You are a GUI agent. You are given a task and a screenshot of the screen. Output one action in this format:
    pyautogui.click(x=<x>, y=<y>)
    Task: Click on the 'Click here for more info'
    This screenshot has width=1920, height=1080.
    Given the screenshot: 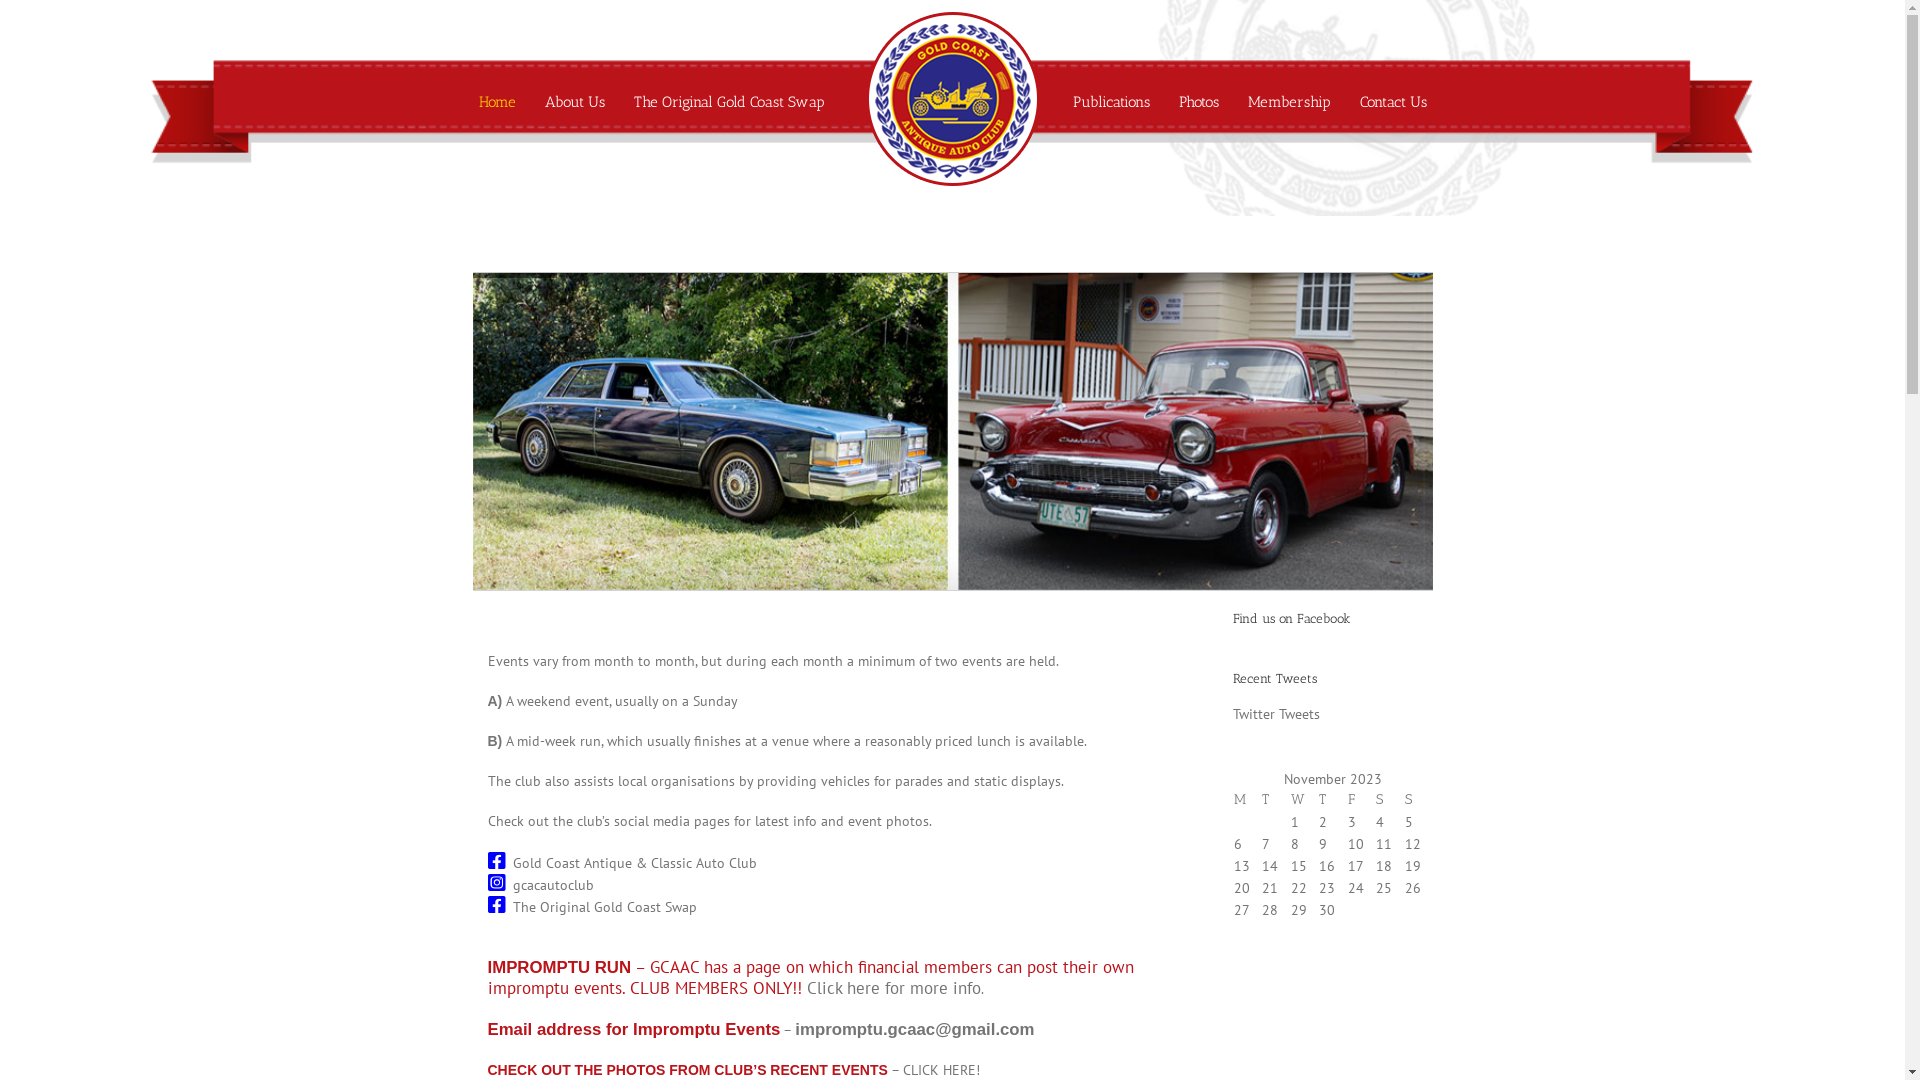 What is the action you would take?
    pyautogui.click(x=806, y=986)
    